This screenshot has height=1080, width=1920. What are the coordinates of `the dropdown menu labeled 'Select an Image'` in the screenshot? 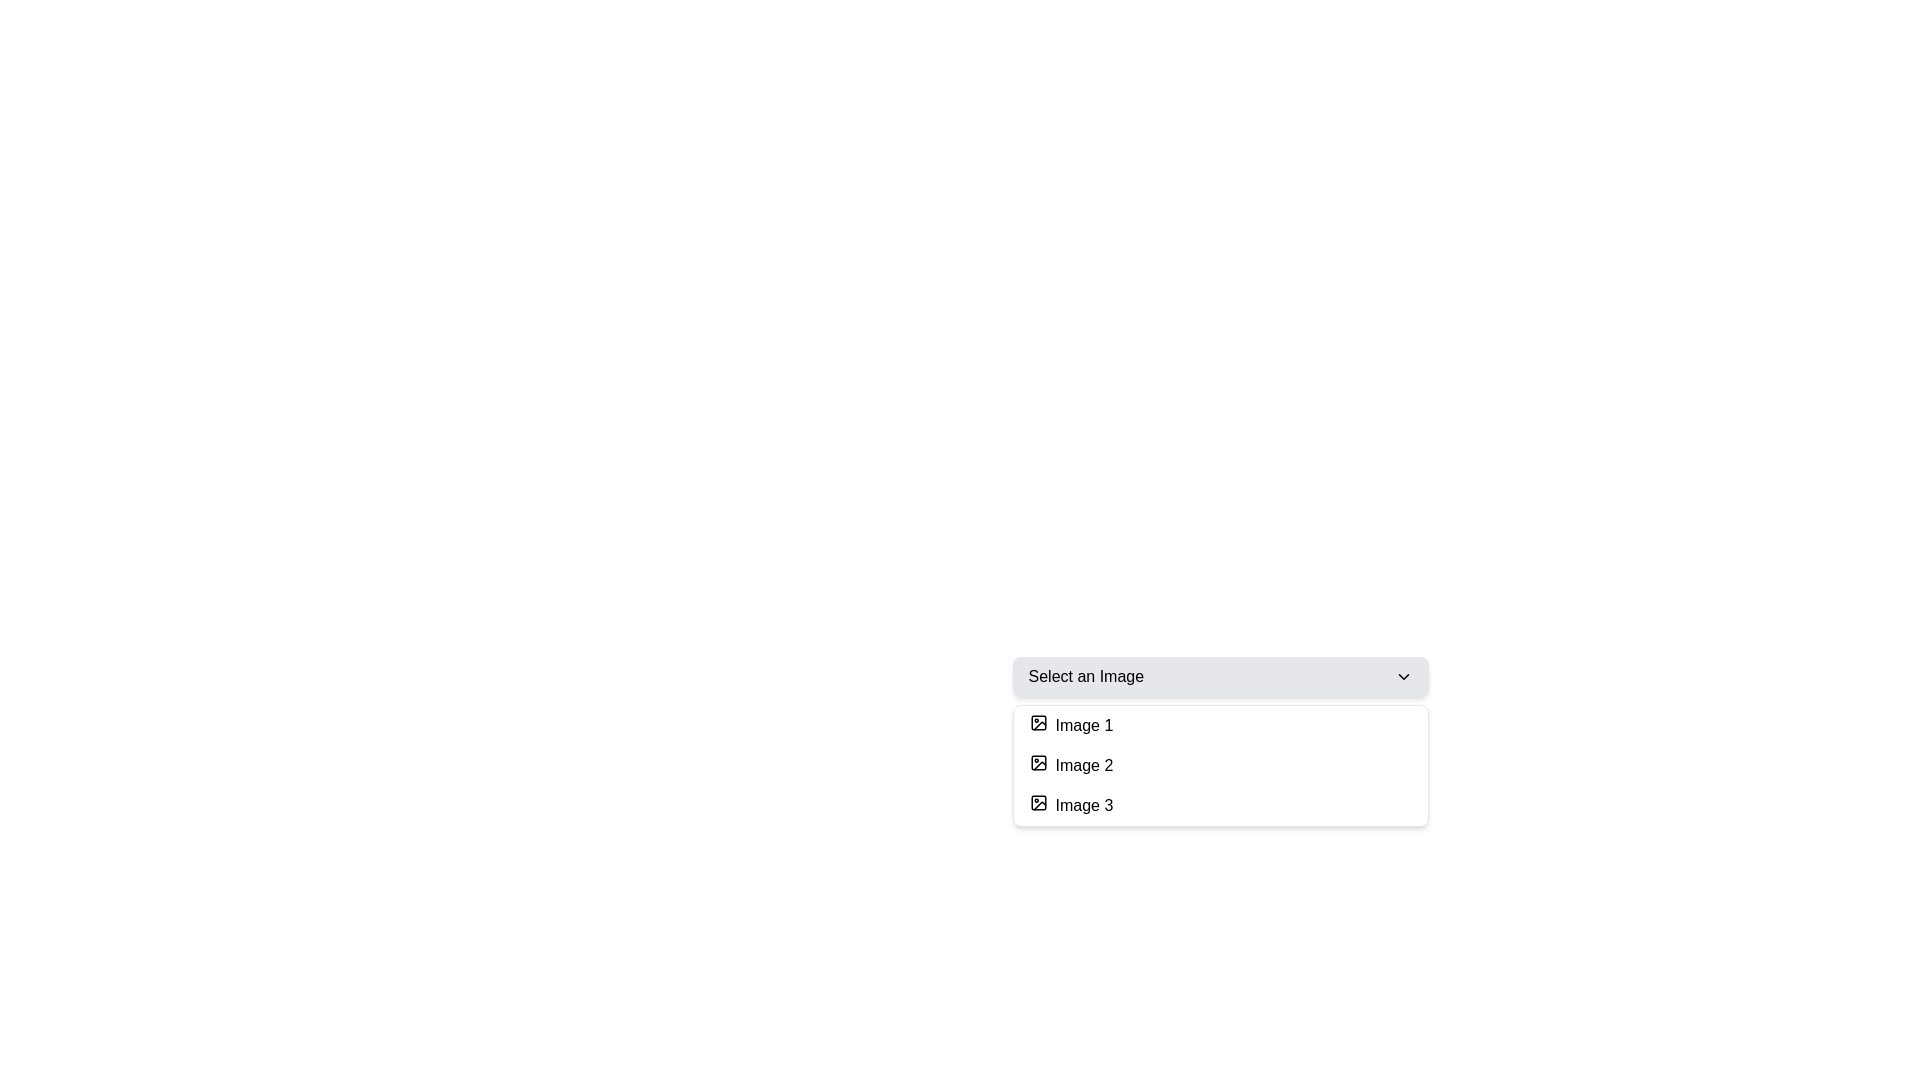 It's located at (1219, 676).